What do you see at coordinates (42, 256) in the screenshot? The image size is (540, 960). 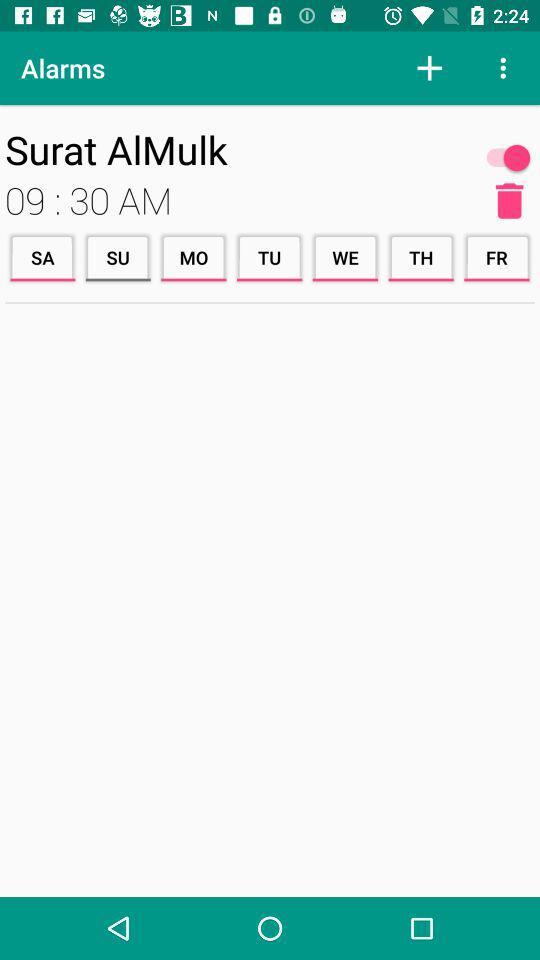 I see `the icon below the 09 : 30 am icon` at bounding box center [42, 256].